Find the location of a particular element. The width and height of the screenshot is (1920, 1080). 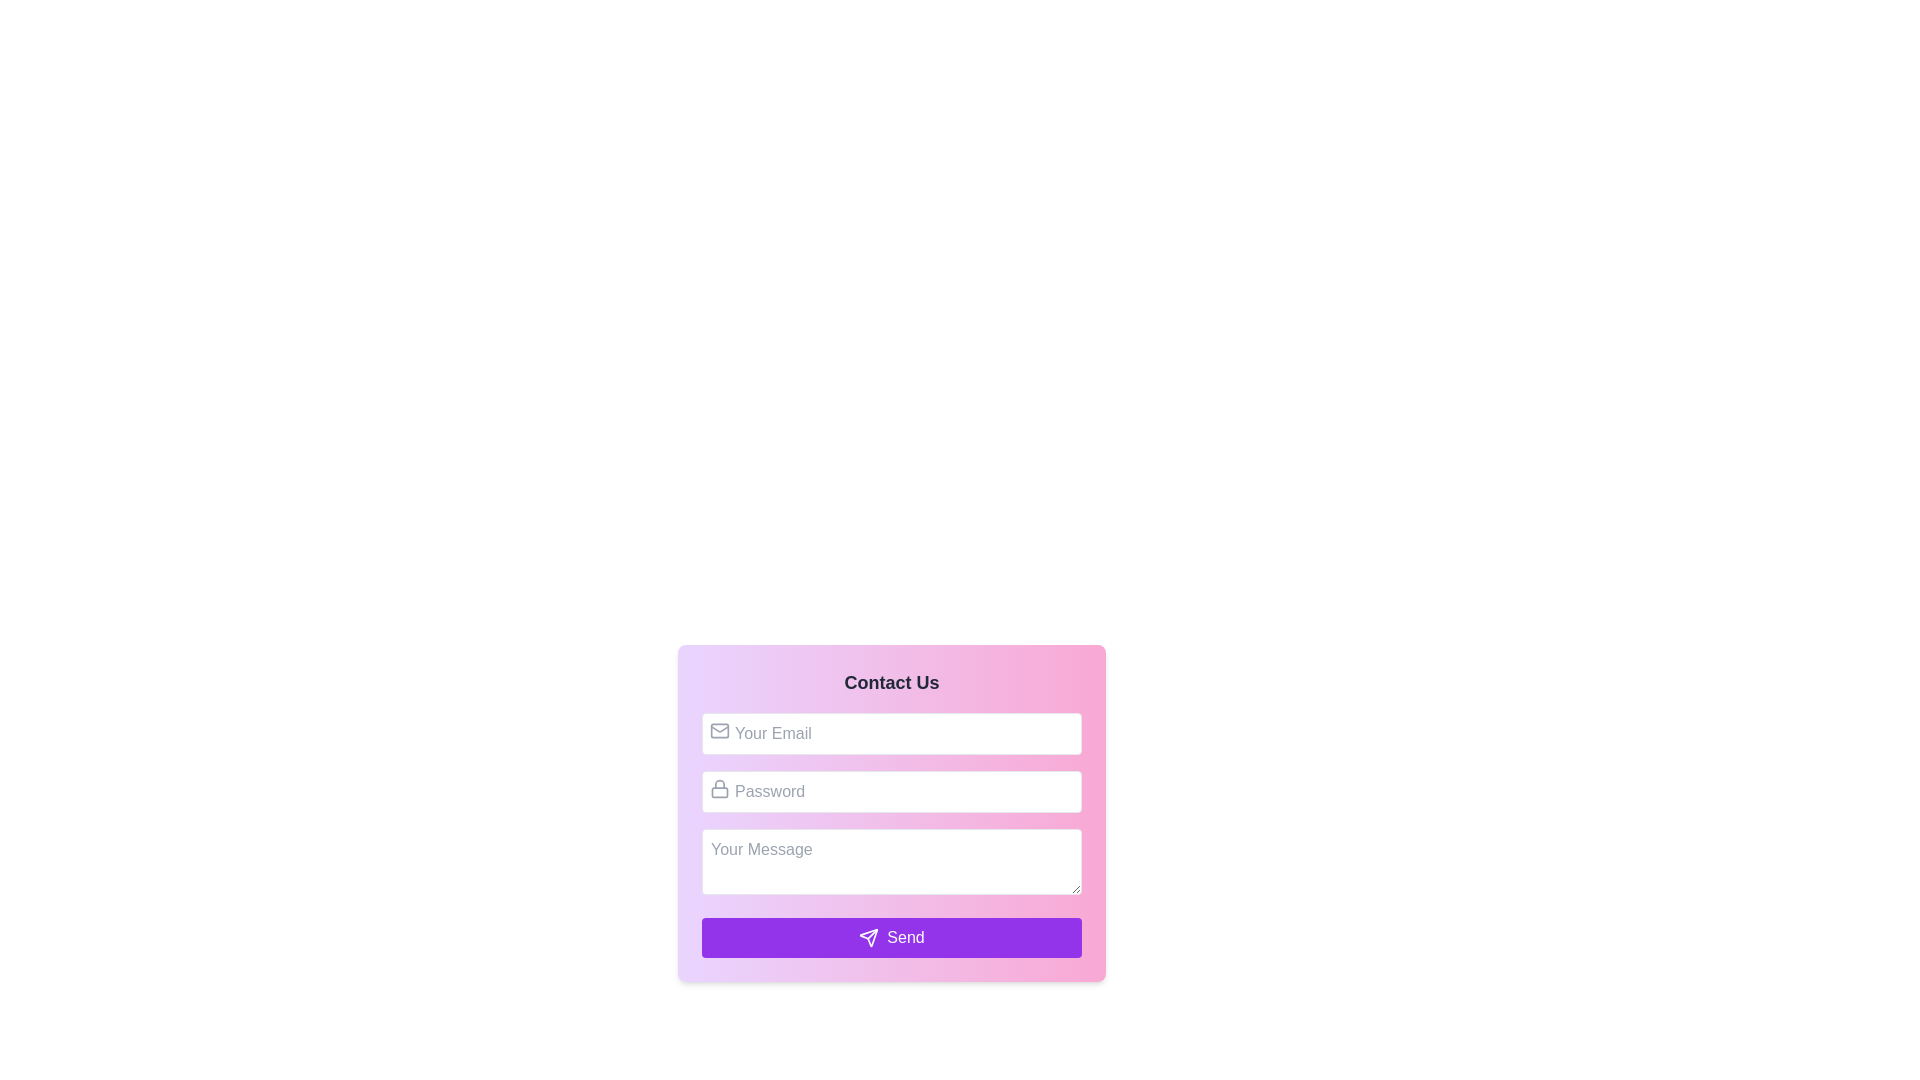

the diagonal line segment of the SVG graphic that is part of the 'Send' button's icon, positioned at the bottom right of the button label text is located at coordinates (873, 934).